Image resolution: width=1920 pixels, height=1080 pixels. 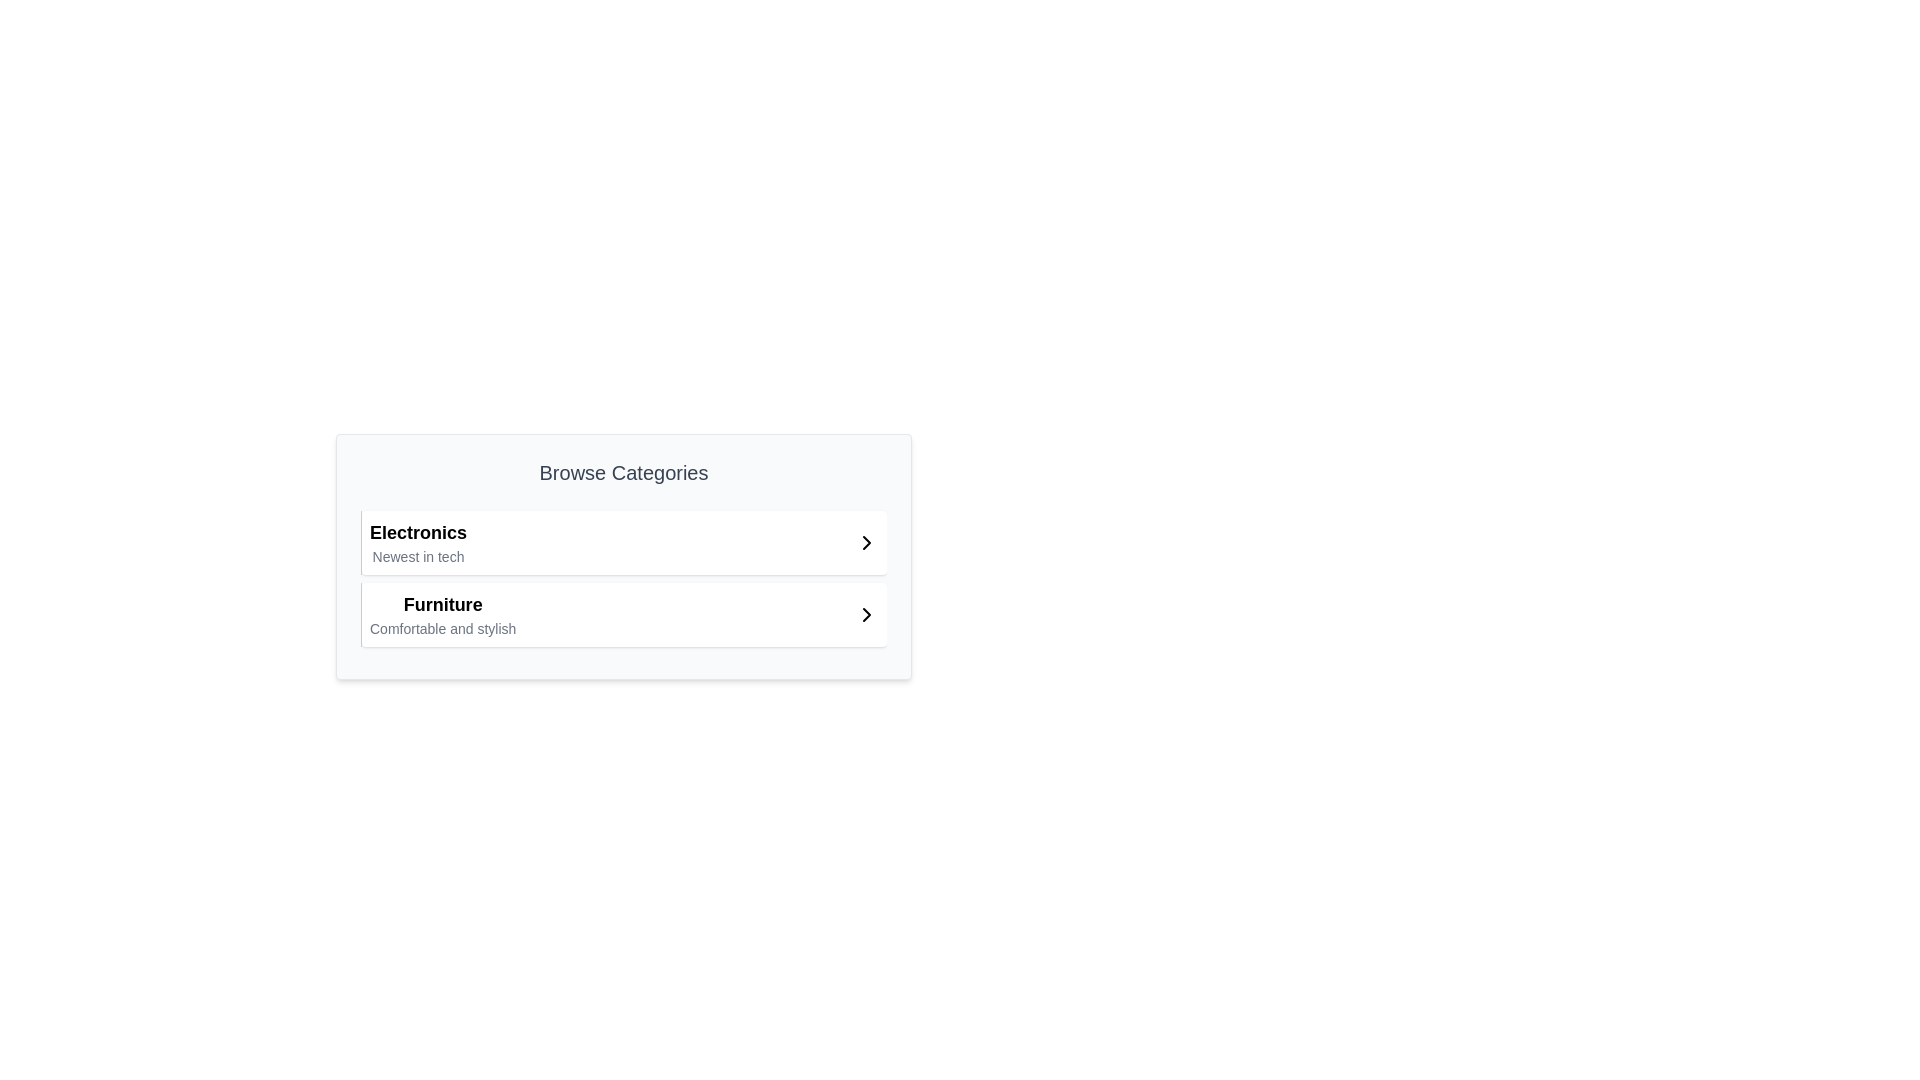 I want to click on the first Button-like list item labeled 'Electronics' in the 'Browse Categories' section, so click(x=623, y=543).